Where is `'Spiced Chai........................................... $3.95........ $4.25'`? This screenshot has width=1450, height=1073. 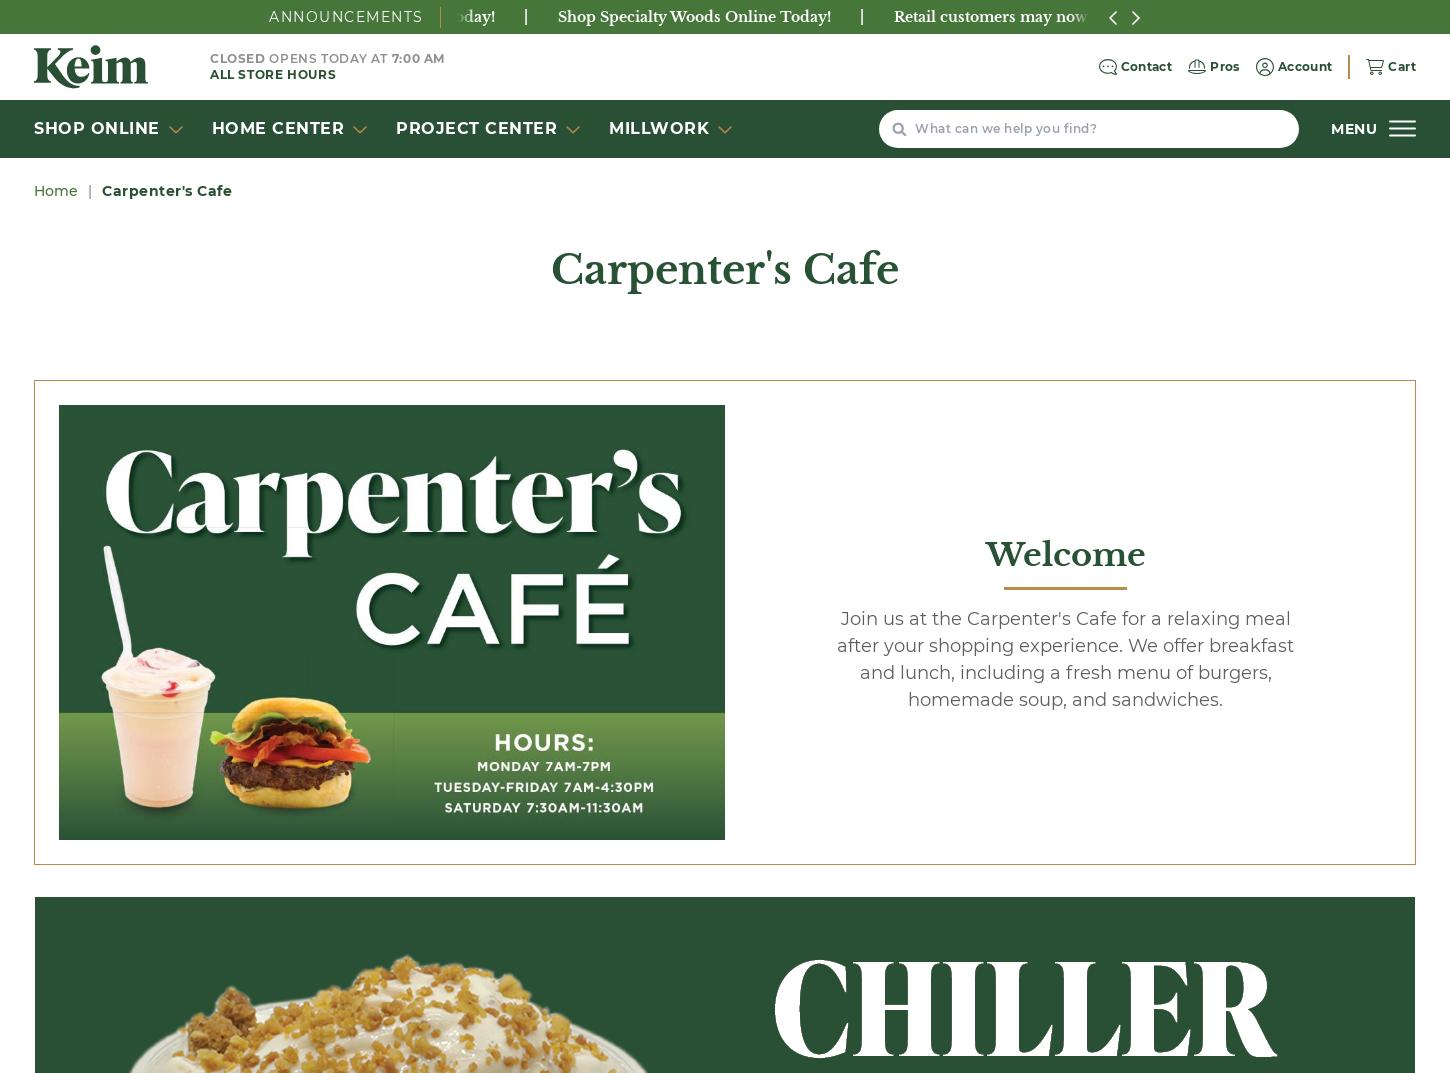 'Spiced Chai........................................... $3.95........ $4.25' is located at coordinates (264, 950).